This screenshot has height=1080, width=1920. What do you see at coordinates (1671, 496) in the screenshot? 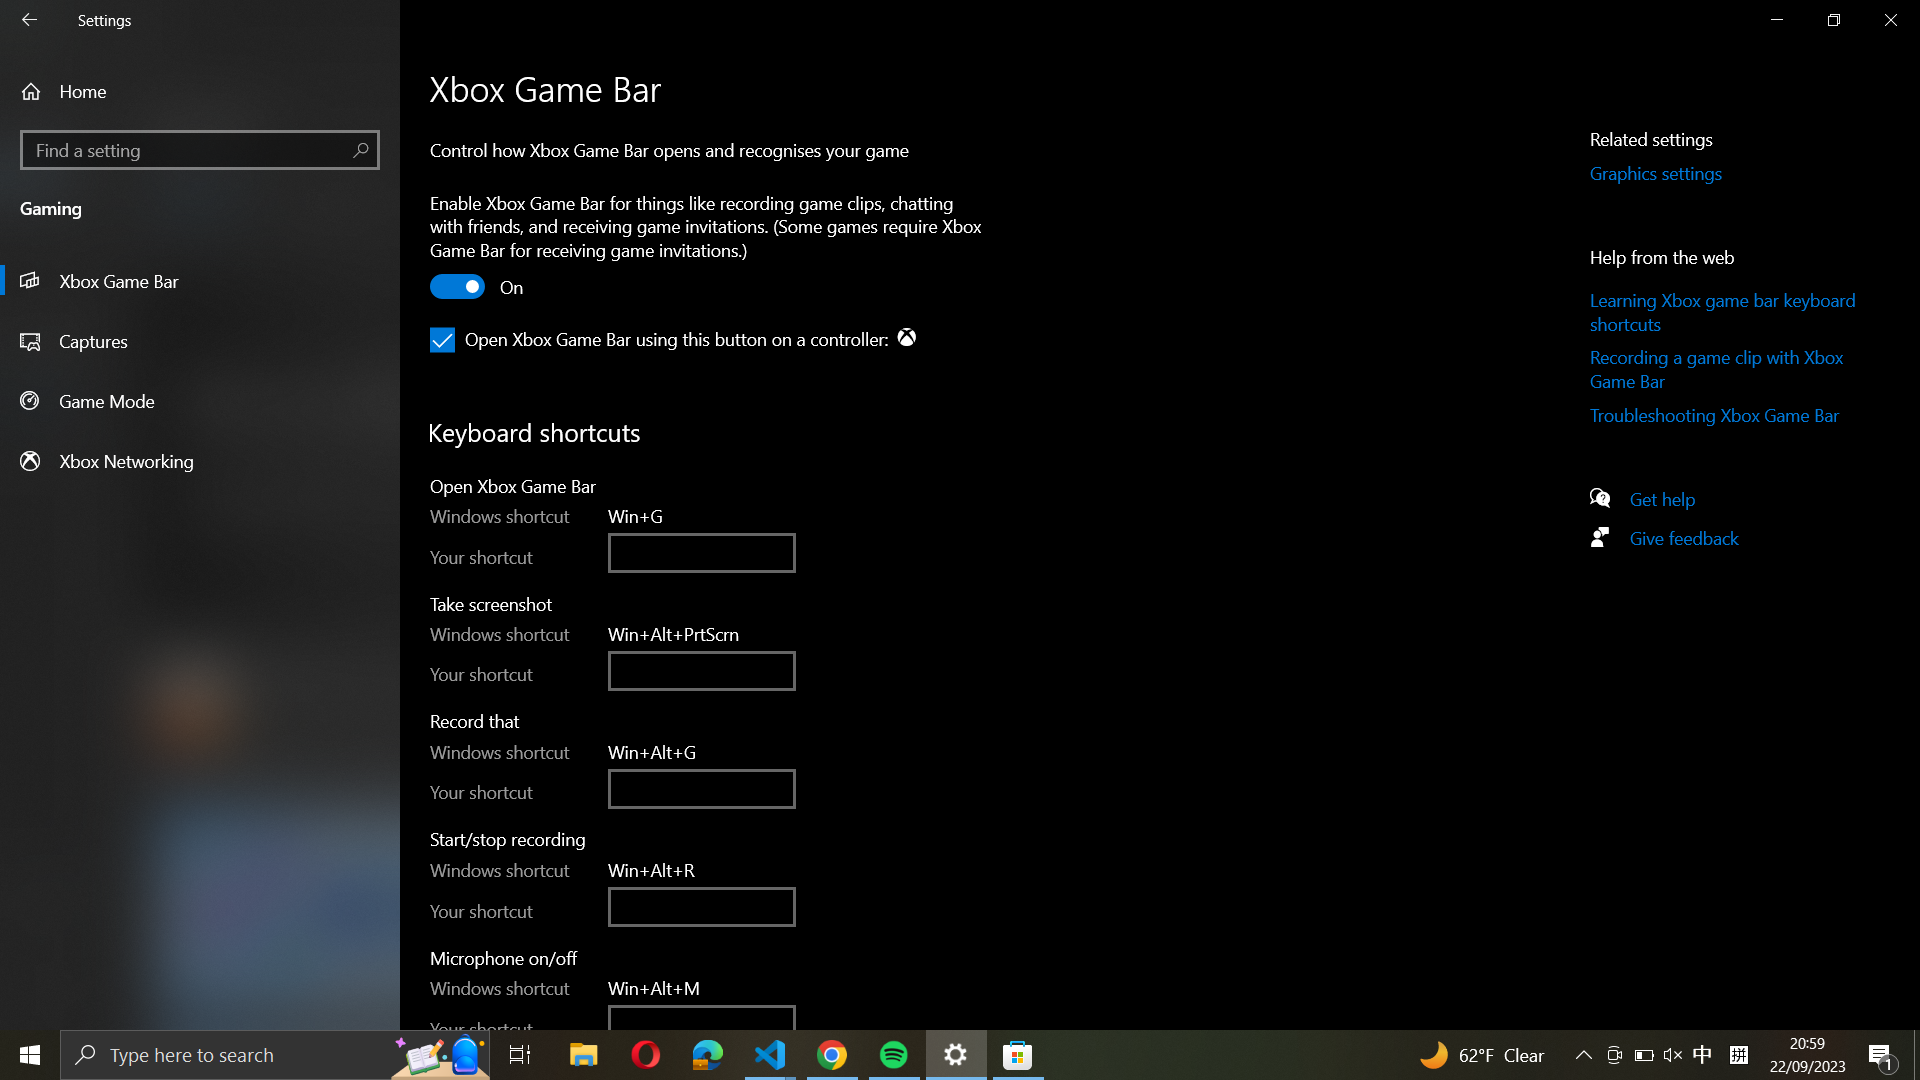
I see `the "Get Help" section` at bounding box center [1671, 496].